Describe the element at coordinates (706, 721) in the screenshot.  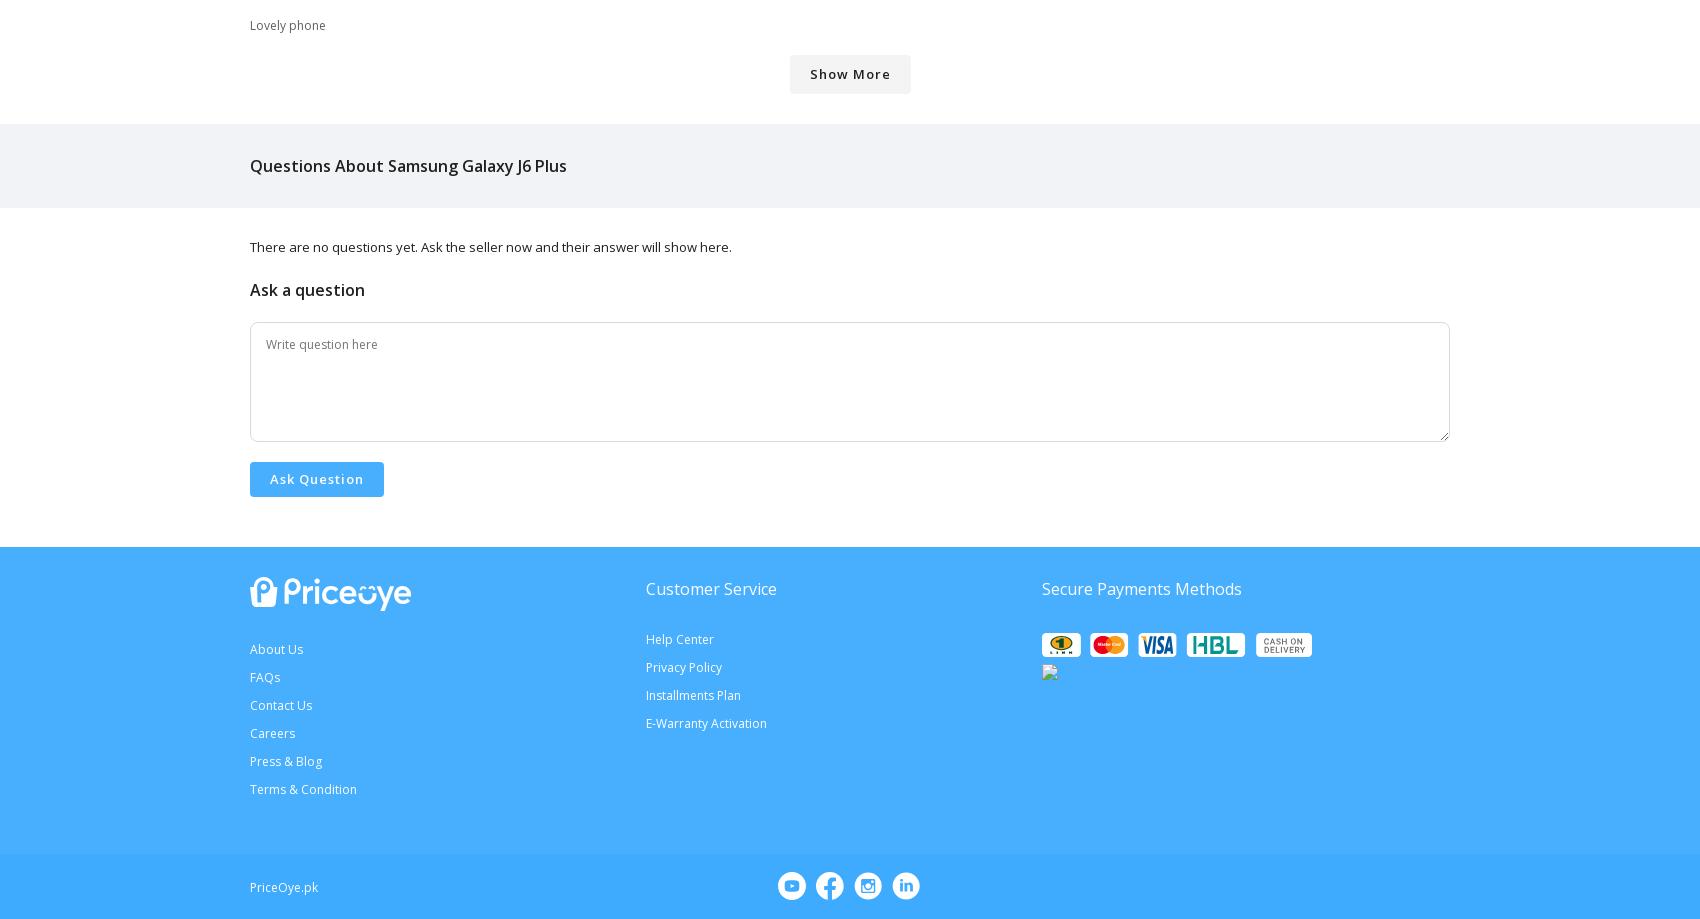
I see `'E-Warranty Activation'` at that location.